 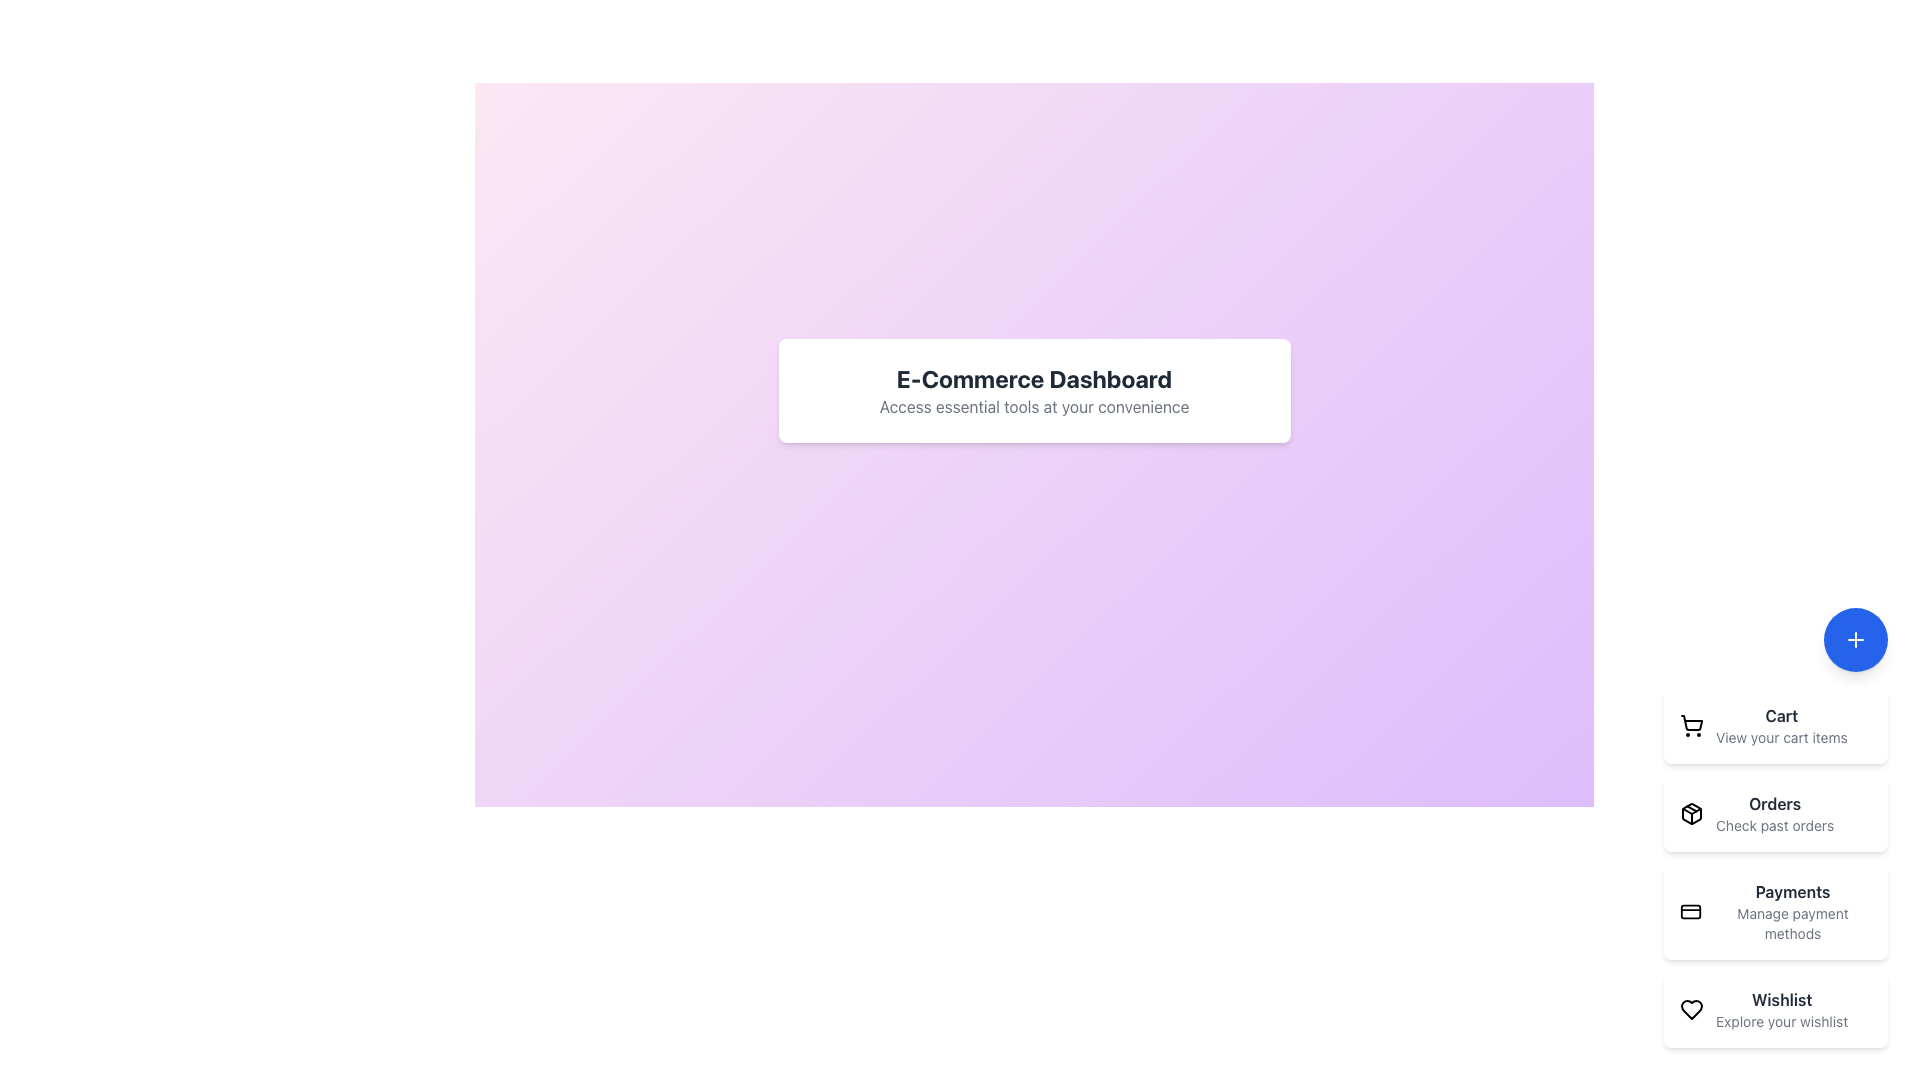 I want to click on the Text label that provides navigation to the past orders page, located below the 'Cart/View your cart items' and above the 'Payments/Manage payment methods' elements, so click(x=1775, y=813).